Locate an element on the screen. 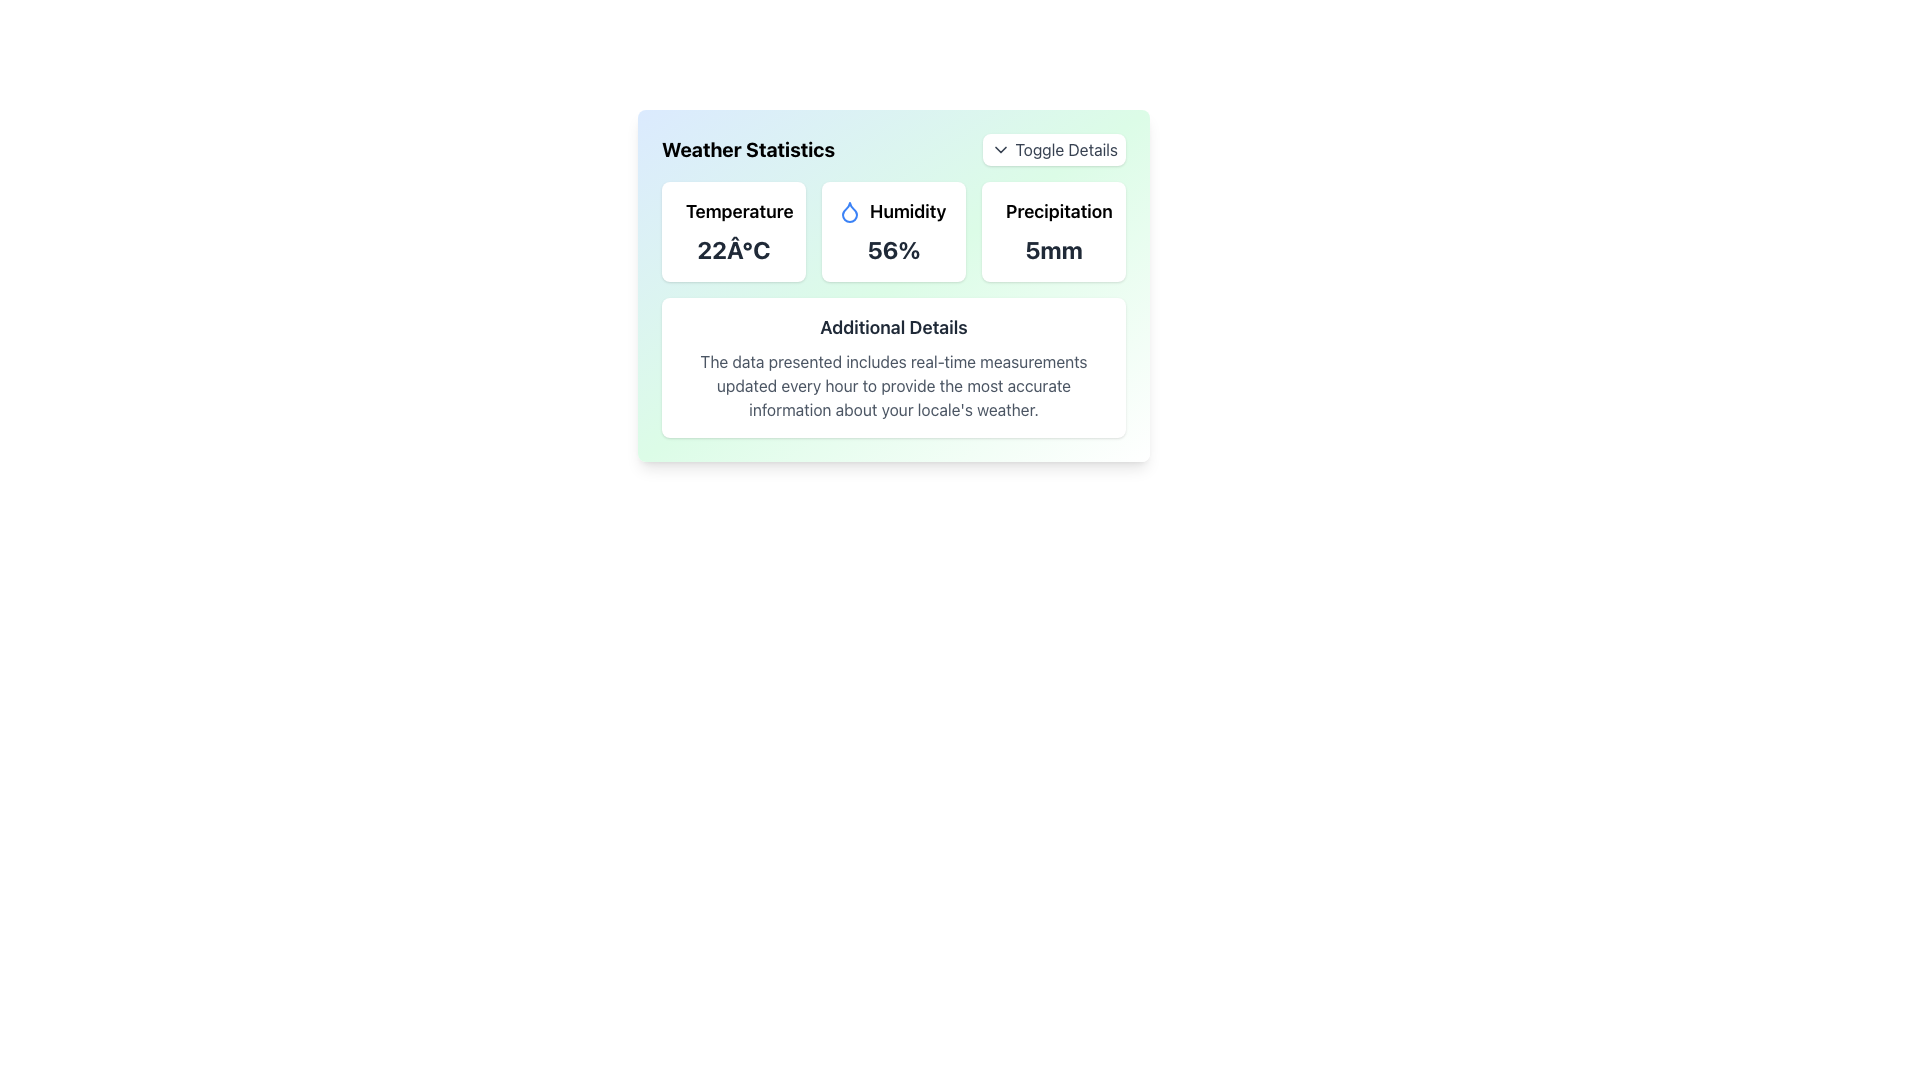 This screenshot has height=1080, width=1920. the button located to the right of the 'Weather Statistics' heading is located at coordinates (1053, 149).